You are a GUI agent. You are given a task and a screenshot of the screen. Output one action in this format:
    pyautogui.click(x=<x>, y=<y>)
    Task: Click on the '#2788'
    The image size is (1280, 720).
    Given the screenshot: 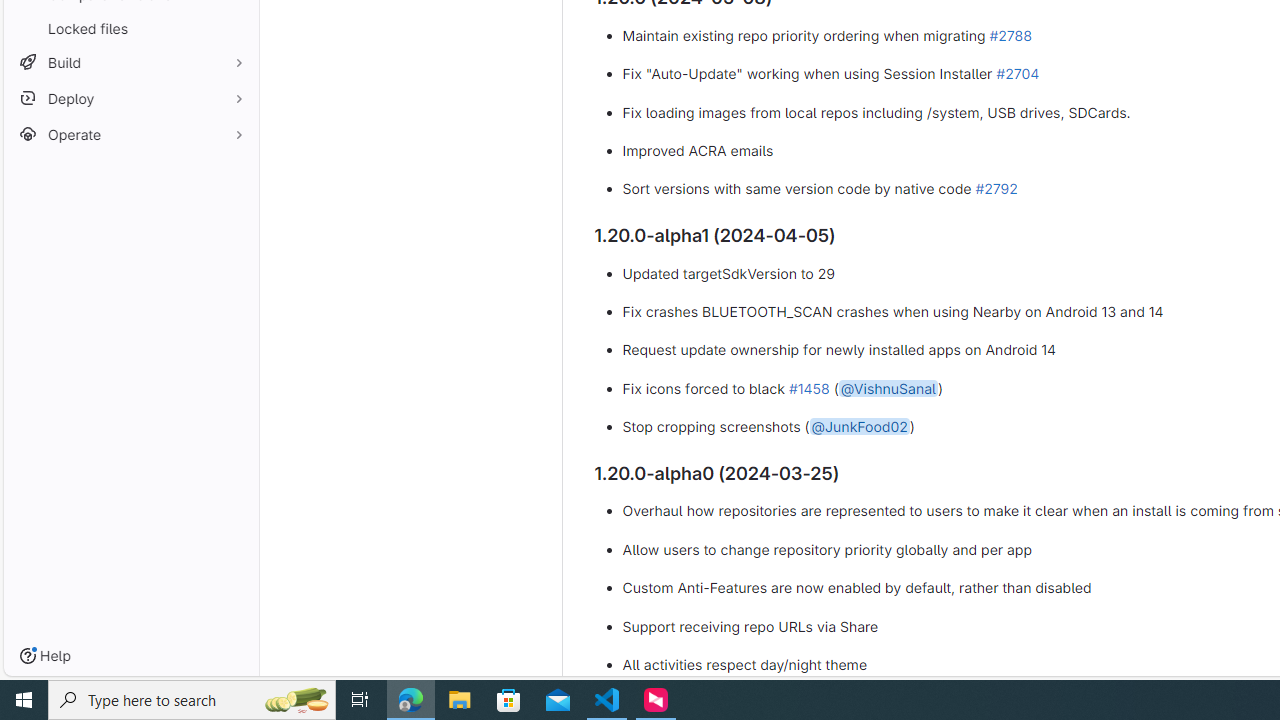 What is the action you would take?
    pyautogui.click(x=1010, y=34)
    